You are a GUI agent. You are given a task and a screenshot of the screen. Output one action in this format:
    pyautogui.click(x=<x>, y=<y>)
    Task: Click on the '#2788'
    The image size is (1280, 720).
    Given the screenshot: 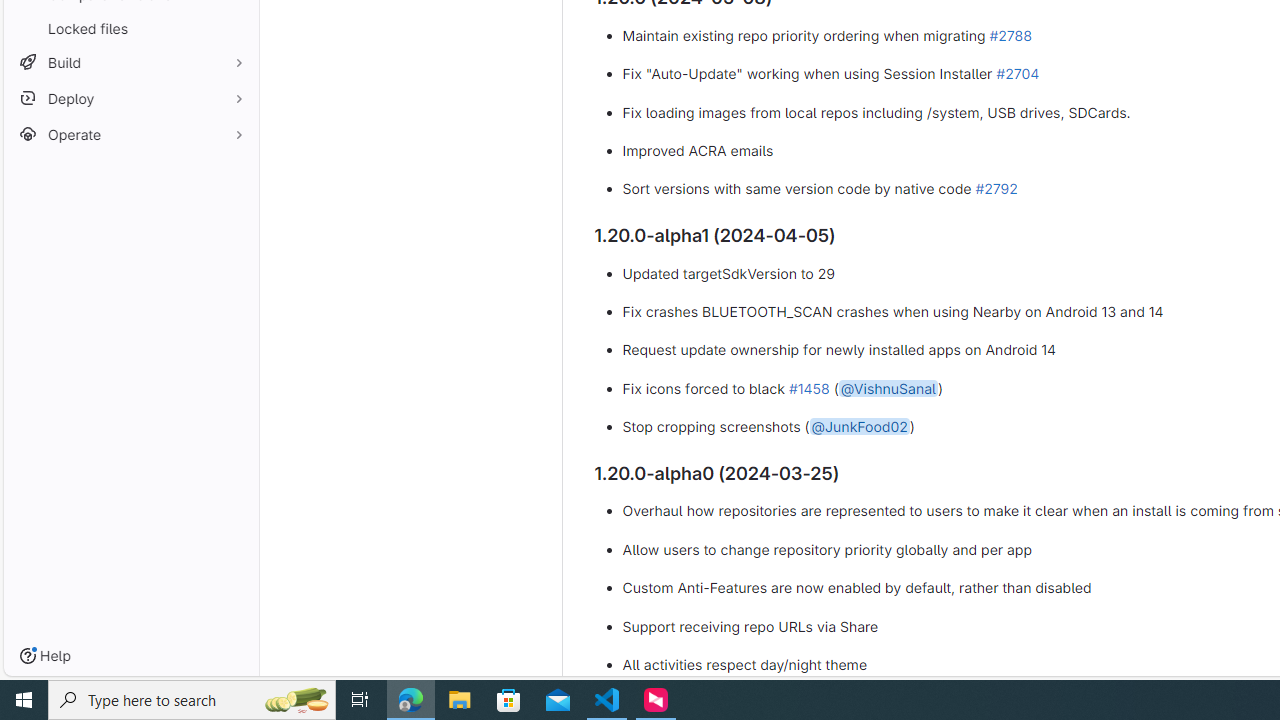 What is the action you would take?
    pyautogui.click(x=1010, y=34)
    